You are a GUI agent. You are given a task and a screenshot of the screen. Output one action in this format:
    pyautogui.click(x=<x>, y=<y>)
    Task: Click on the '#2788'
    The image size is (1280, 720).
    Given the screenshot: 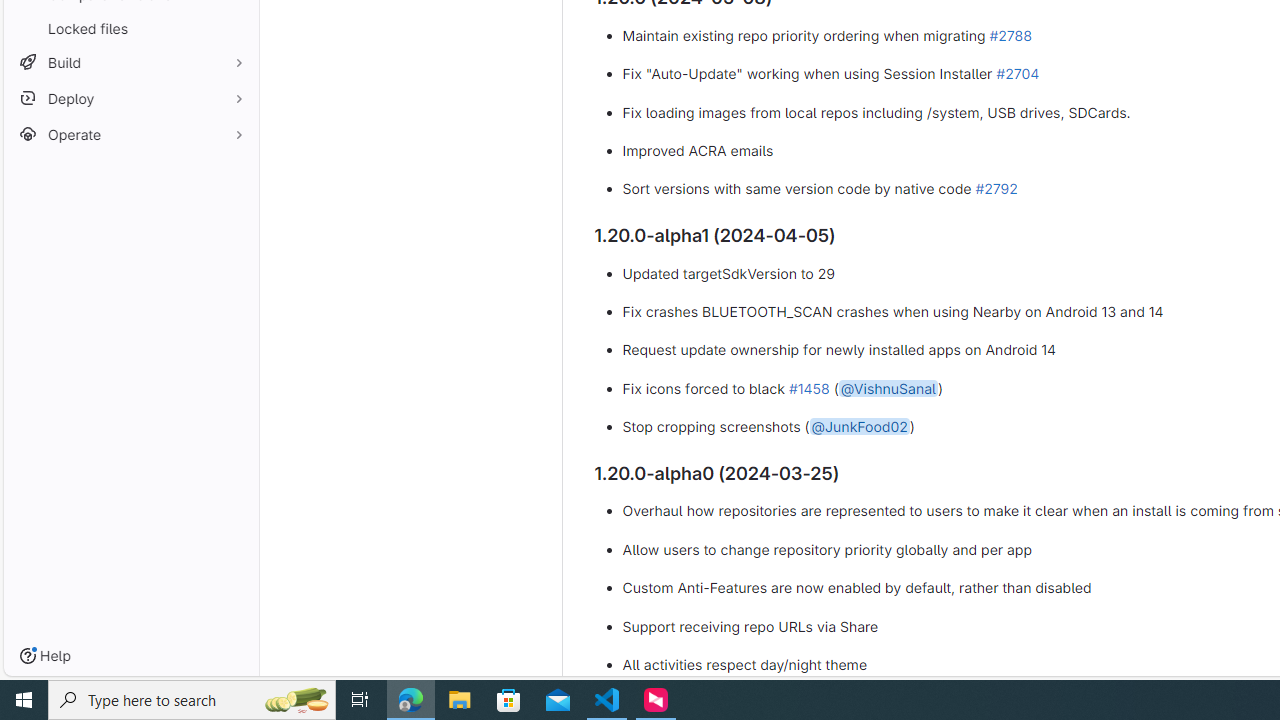 What is the action you would take?
    pyautogui.click(x=1010, y=34)
    